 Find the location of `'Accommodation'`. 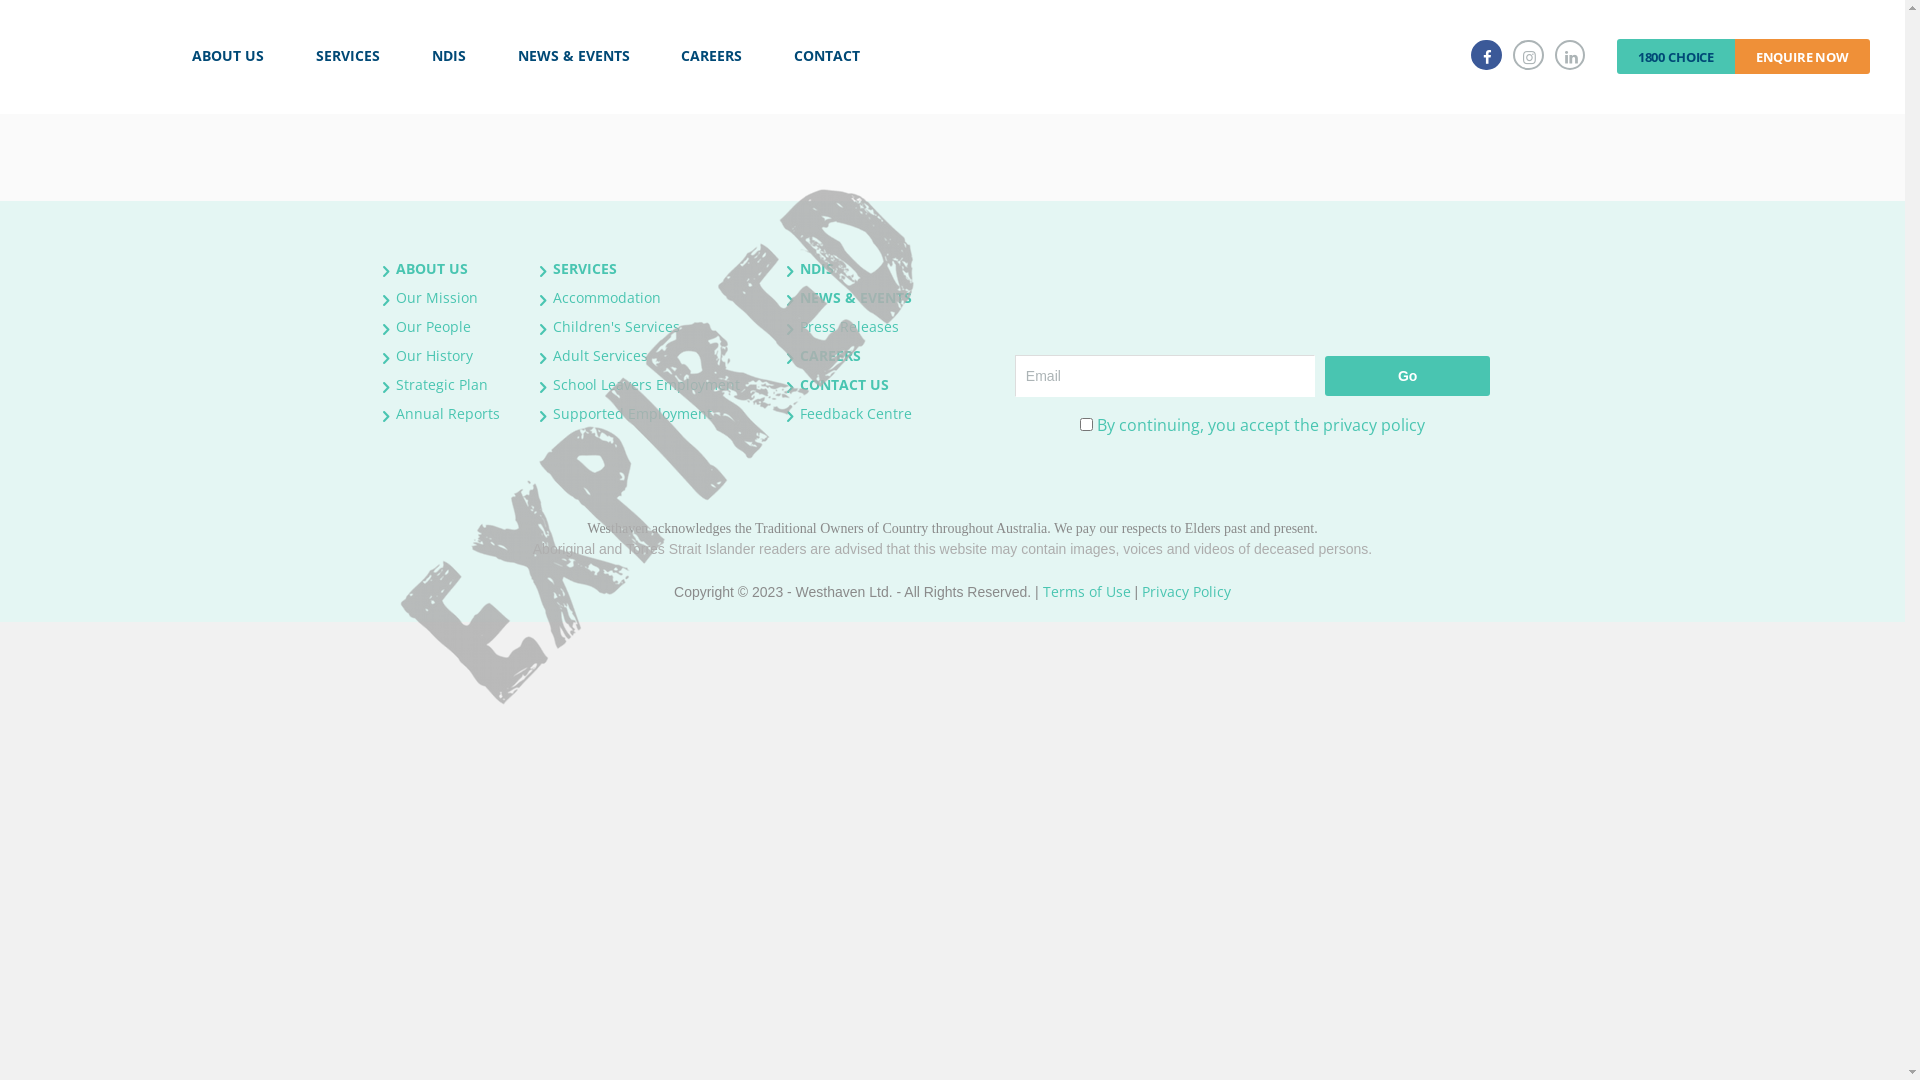

'Accommodation' is located at coordinates (605, 297).